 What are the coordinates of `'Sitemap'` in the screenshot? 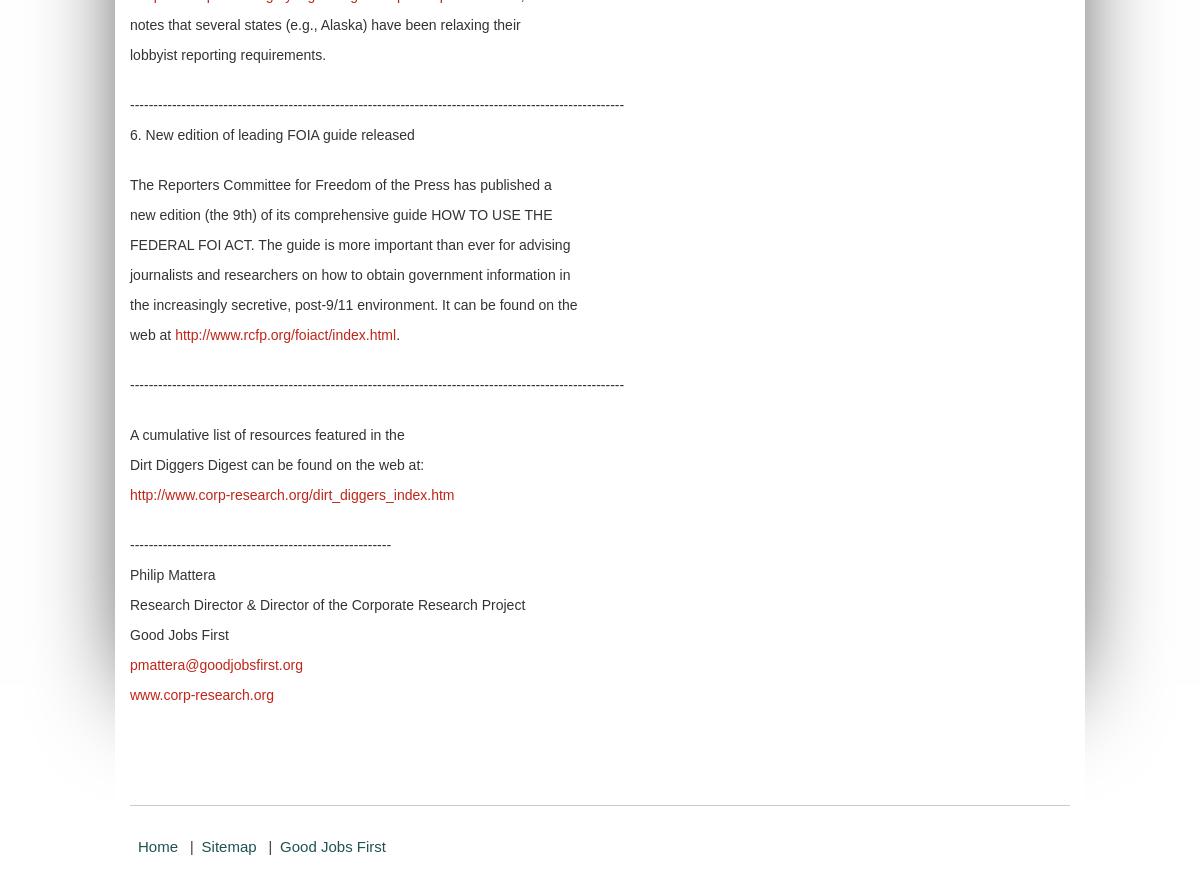 It's located at (227, 846).